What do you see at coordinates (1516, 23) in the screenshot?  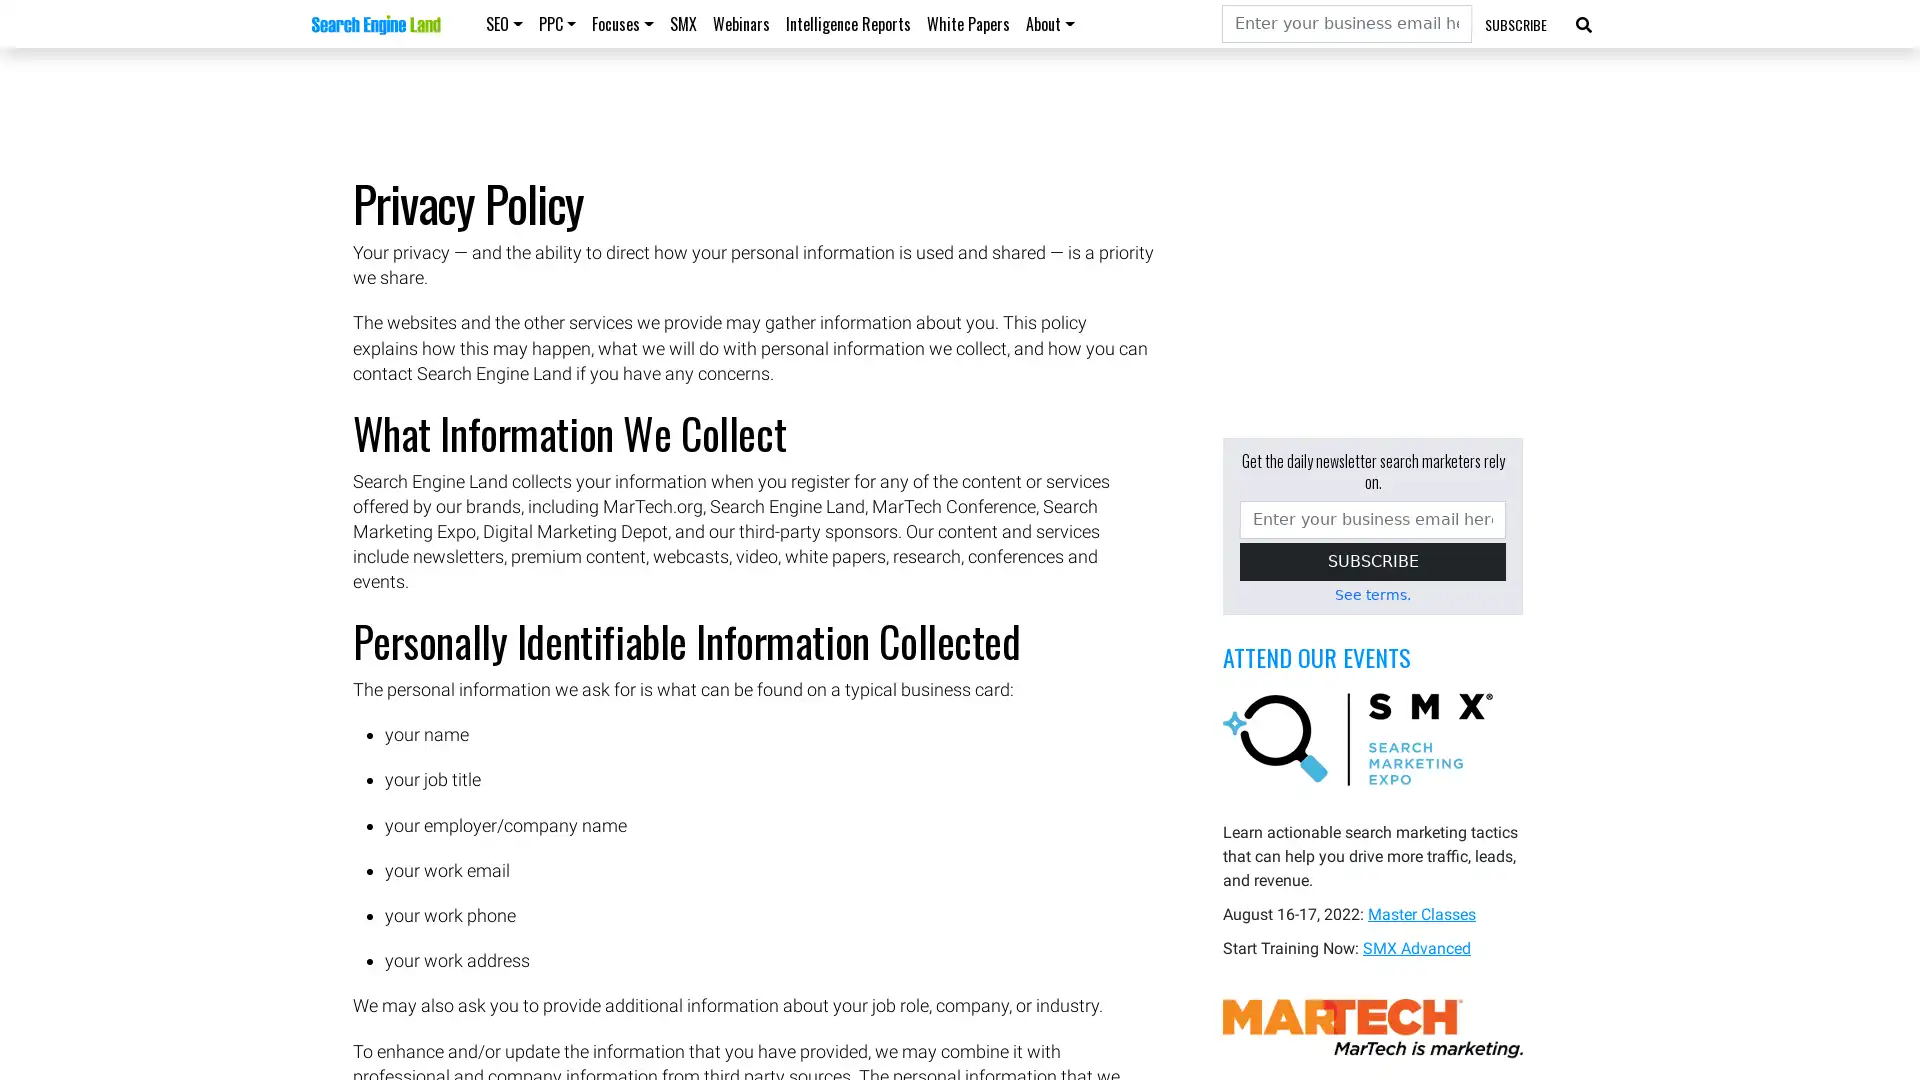 I see `SUBSCRIBE` at bounding box center [1516, 23].